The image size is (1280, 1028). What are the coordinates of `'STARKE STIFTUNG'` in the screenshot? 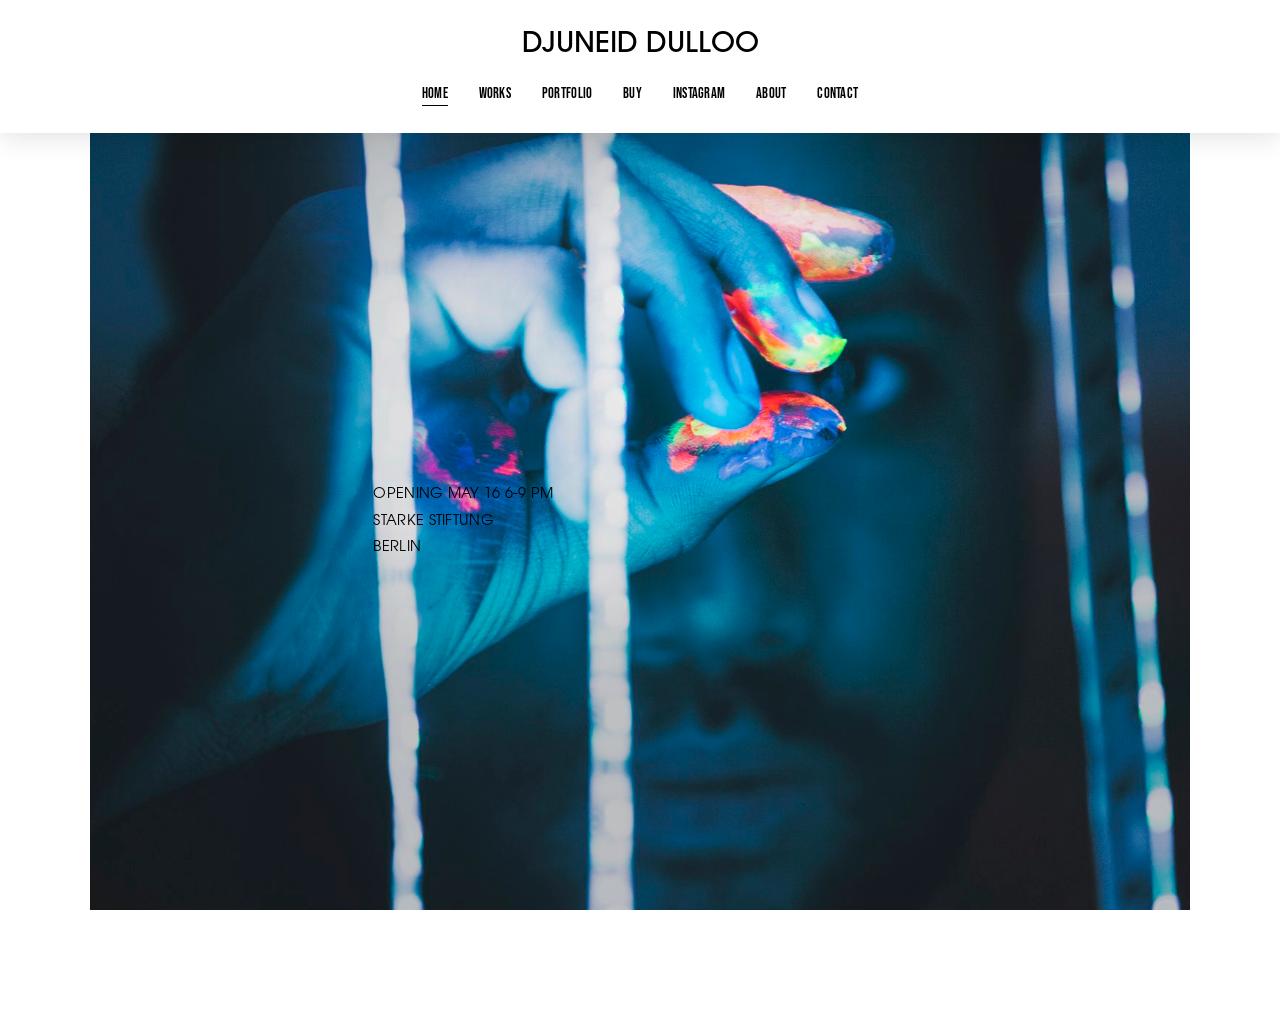 It's located at (434, 520).